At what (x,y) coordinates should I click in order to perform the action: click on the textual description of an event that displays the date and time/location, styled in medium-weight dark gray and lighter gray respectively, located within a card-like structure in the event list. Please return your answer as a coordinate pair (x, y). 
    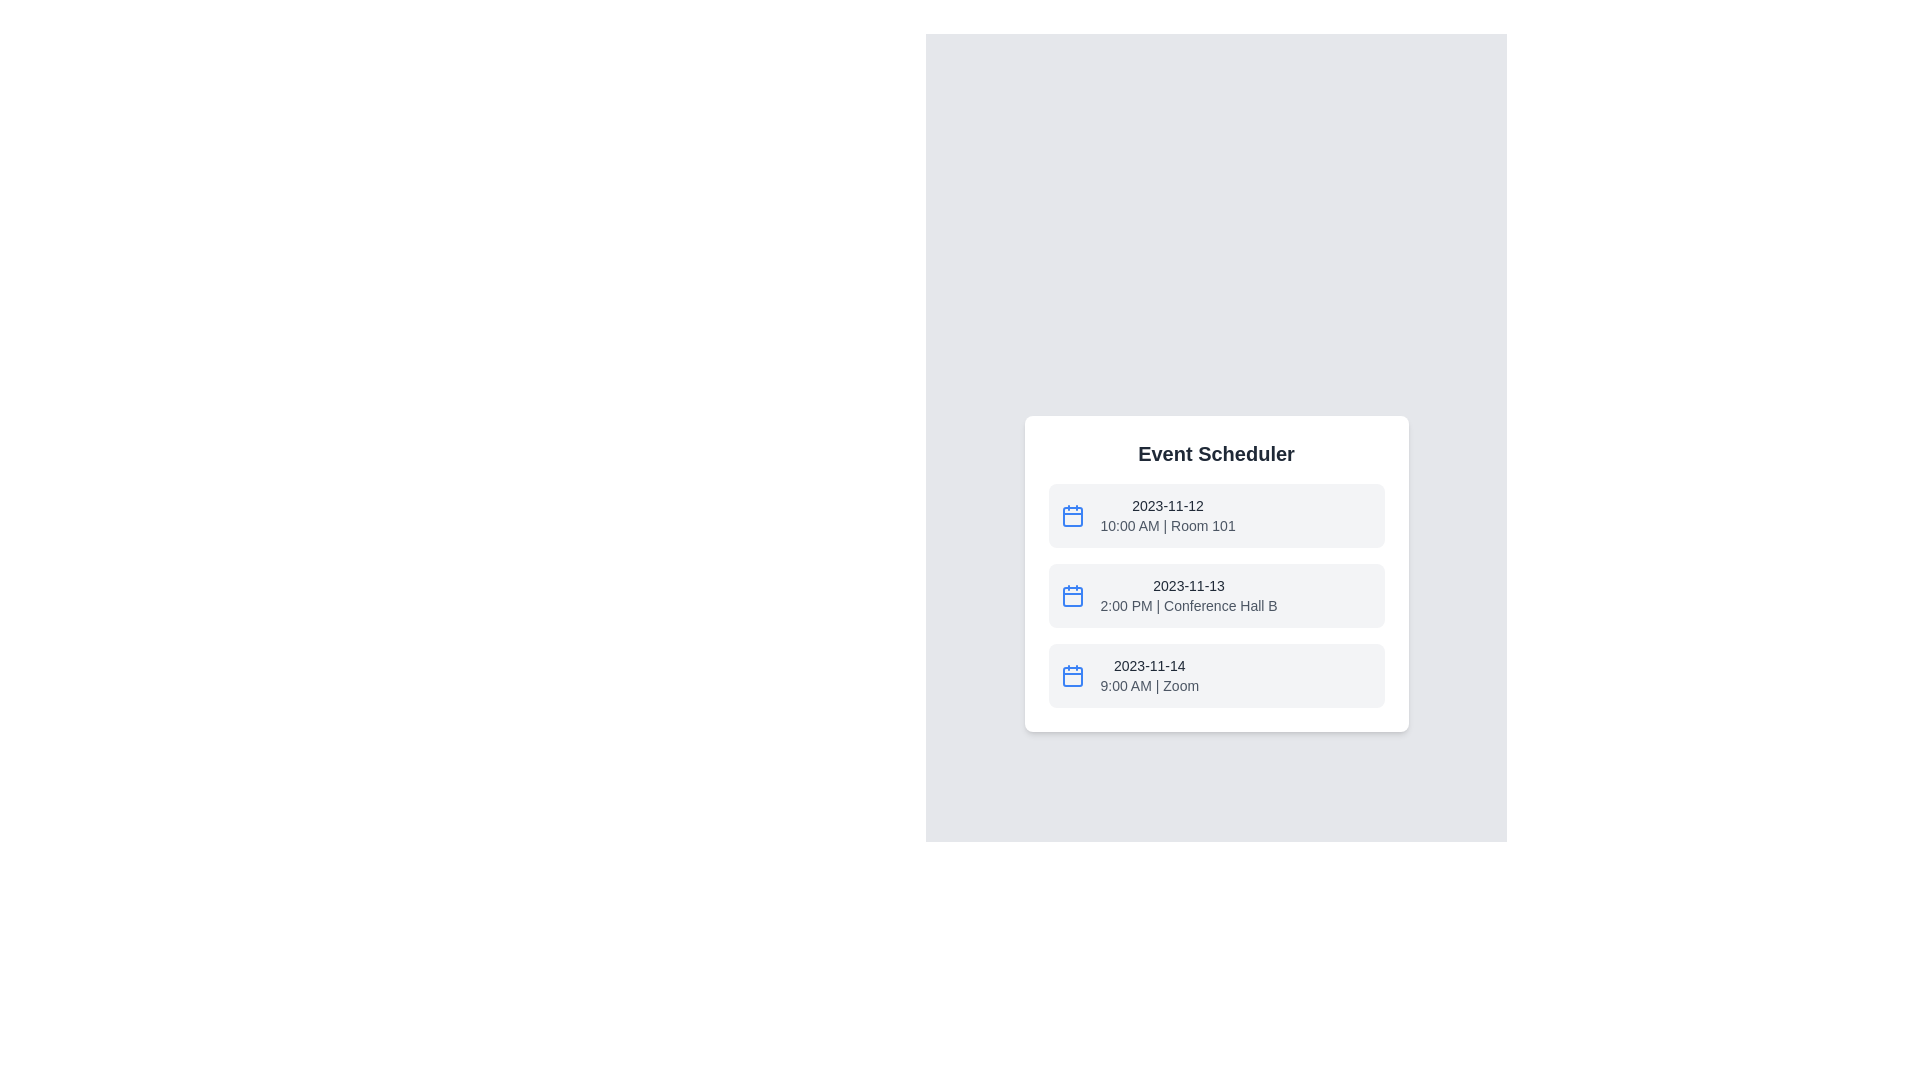
    Looking at the image, I should click on (1189, 595).